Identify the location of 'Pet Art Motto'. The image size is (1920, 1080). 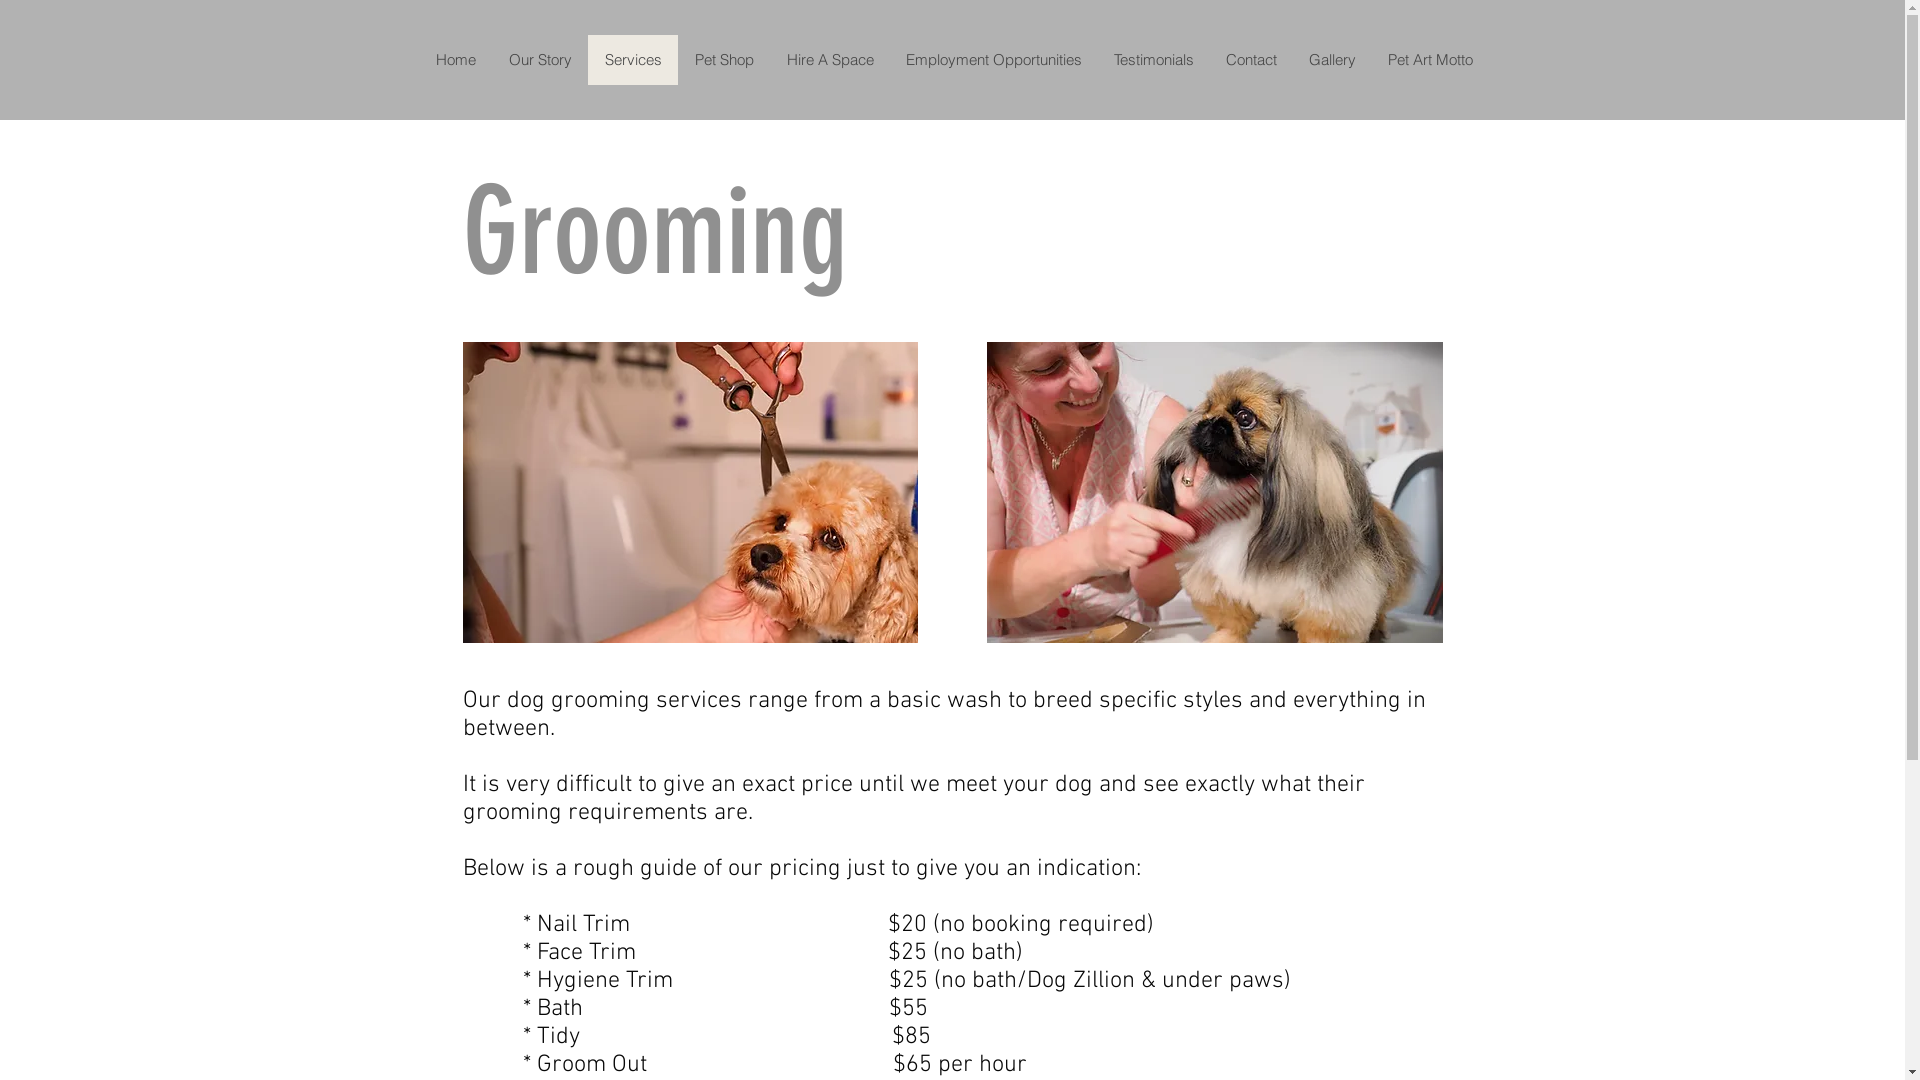
(1371, 59).